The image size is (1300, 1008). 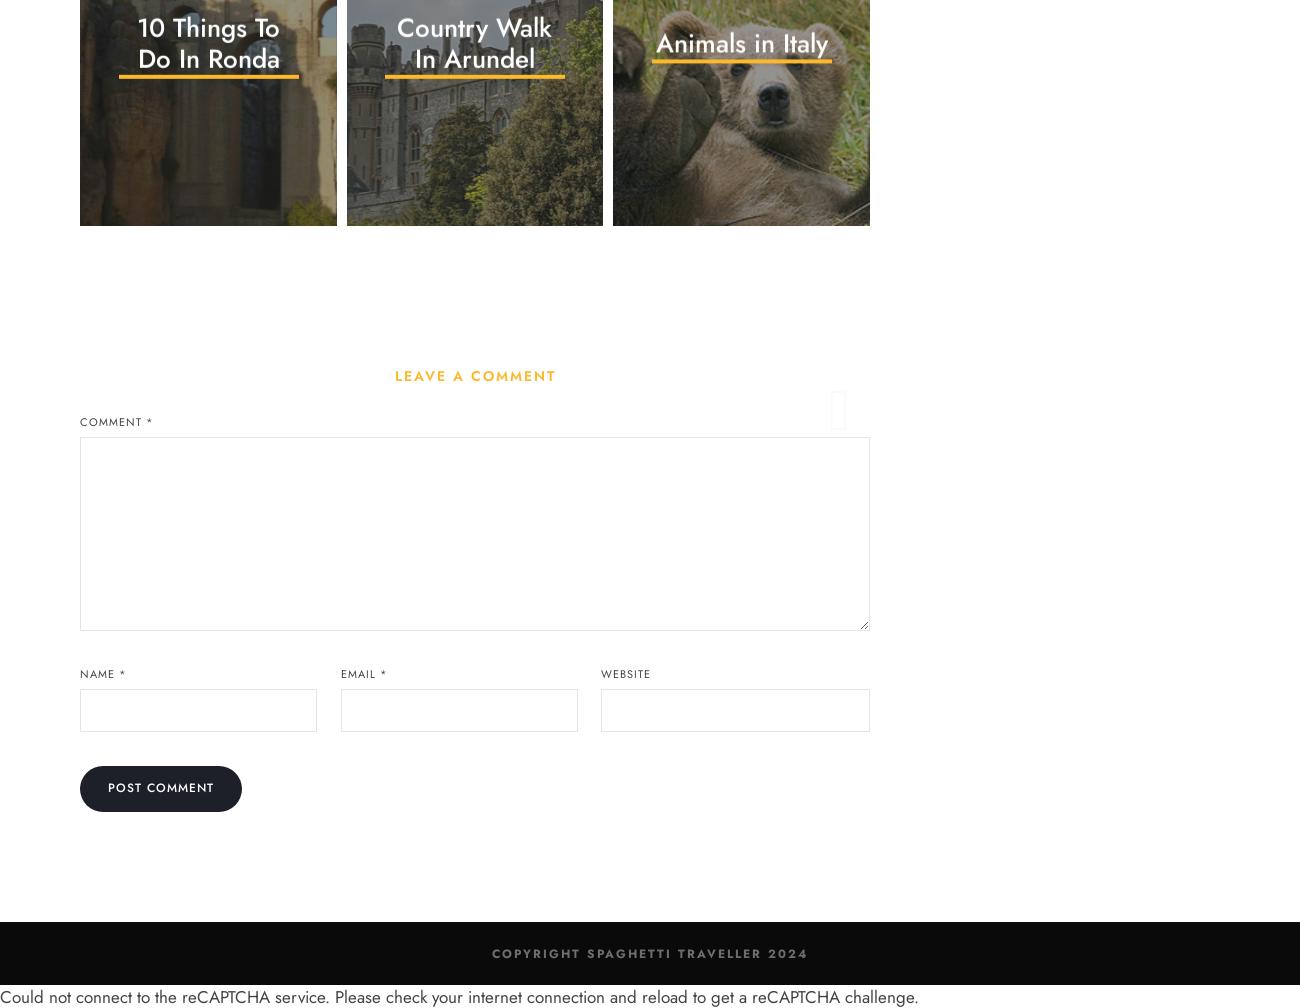 What do you see at coordinates (134, 43) in the screenshot?
I see `'10 Things To Do In Ronda'` at bounding box center [134, 43].